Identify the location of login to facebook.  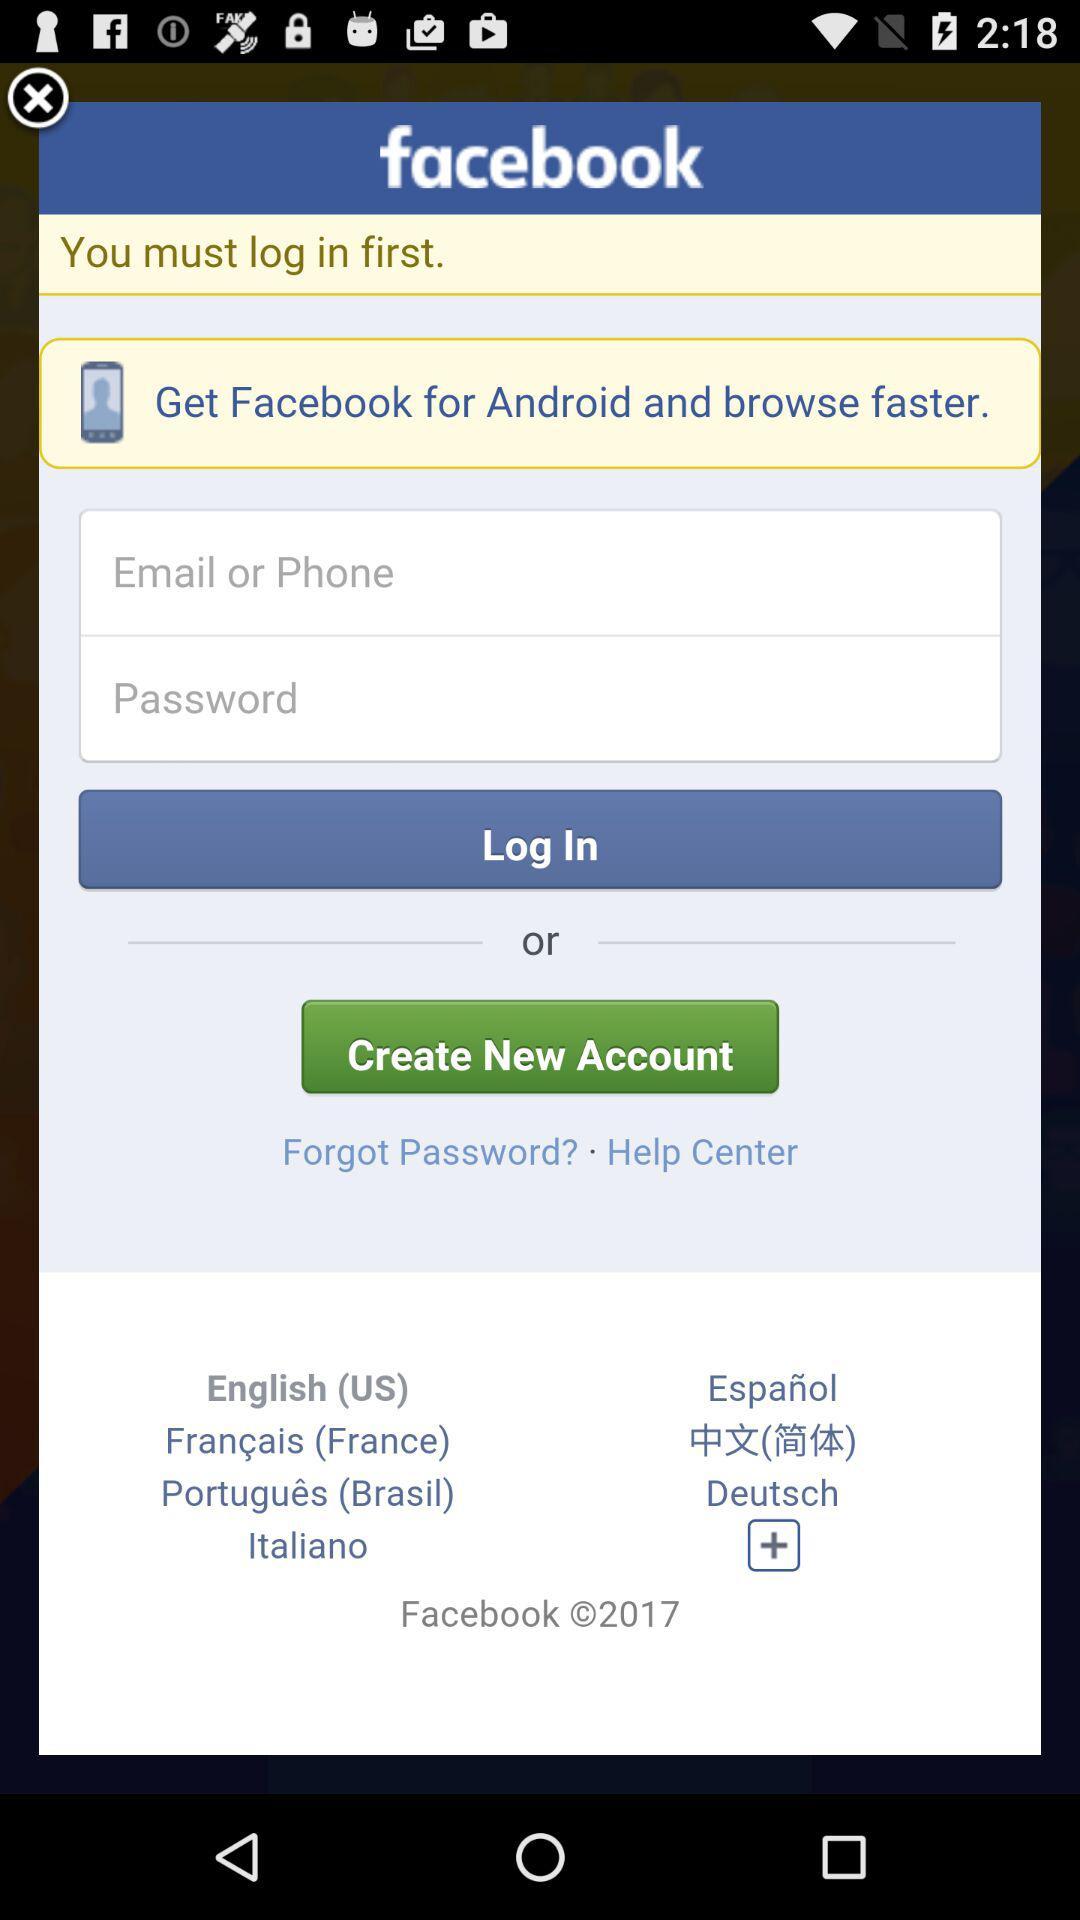
(540, 927).